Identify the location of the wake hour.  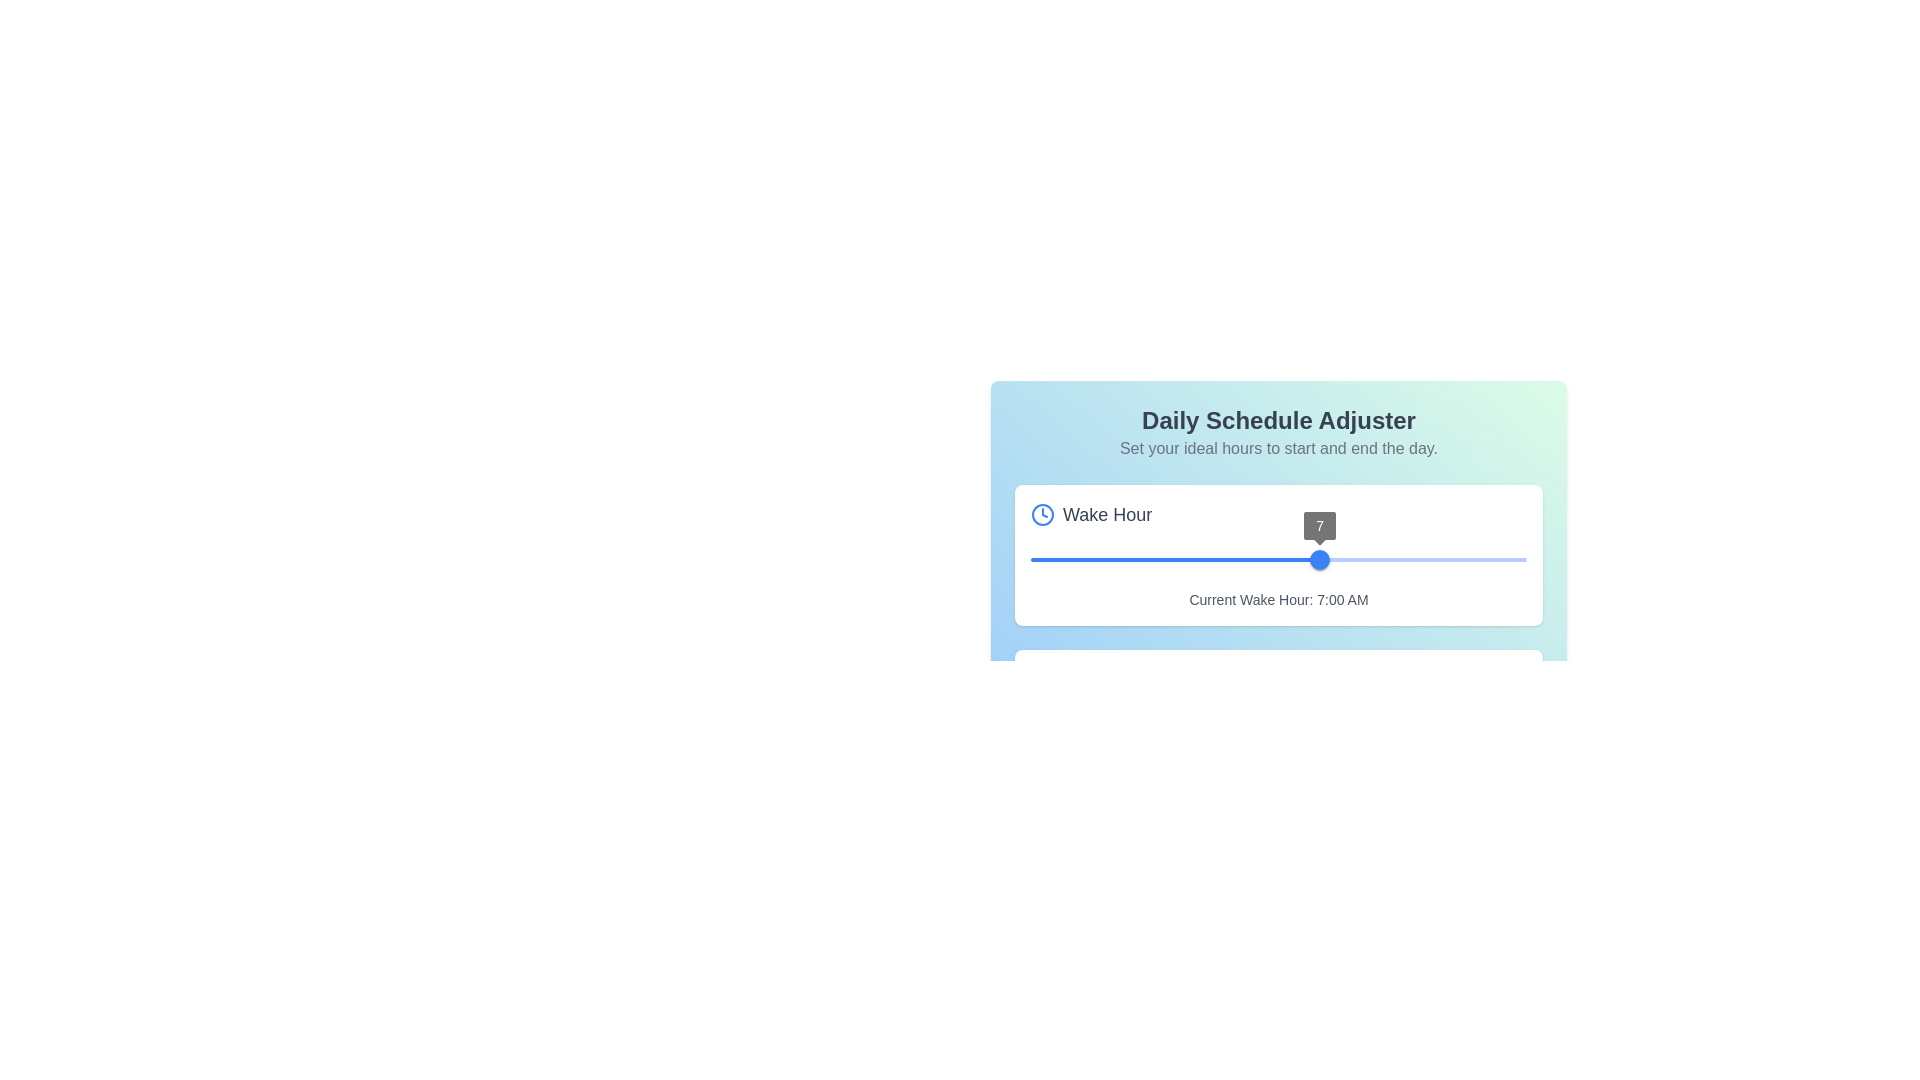
(1216, 725).